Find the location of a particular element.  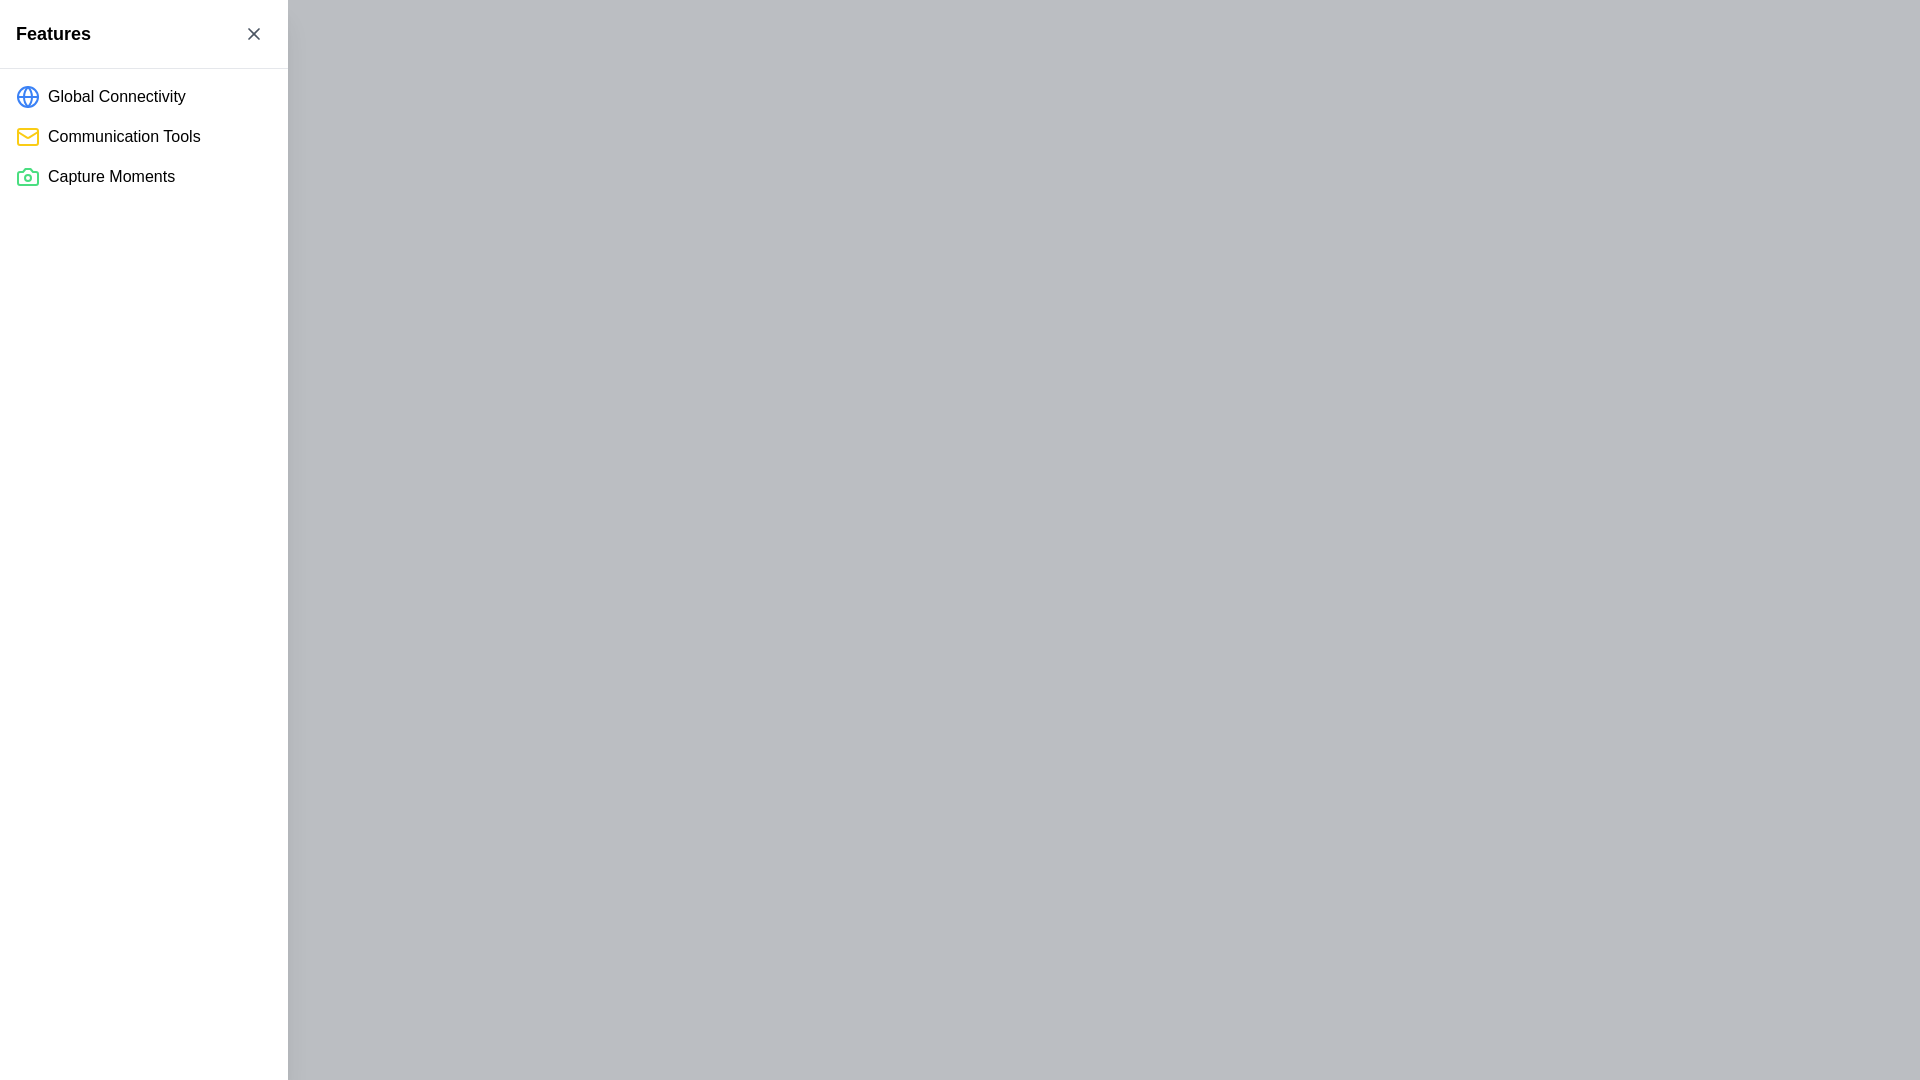

the 'Communication Tools' menu item located in the sidebar menu, which is the second item in a vertical list of features is located at coordinates (143, 136).